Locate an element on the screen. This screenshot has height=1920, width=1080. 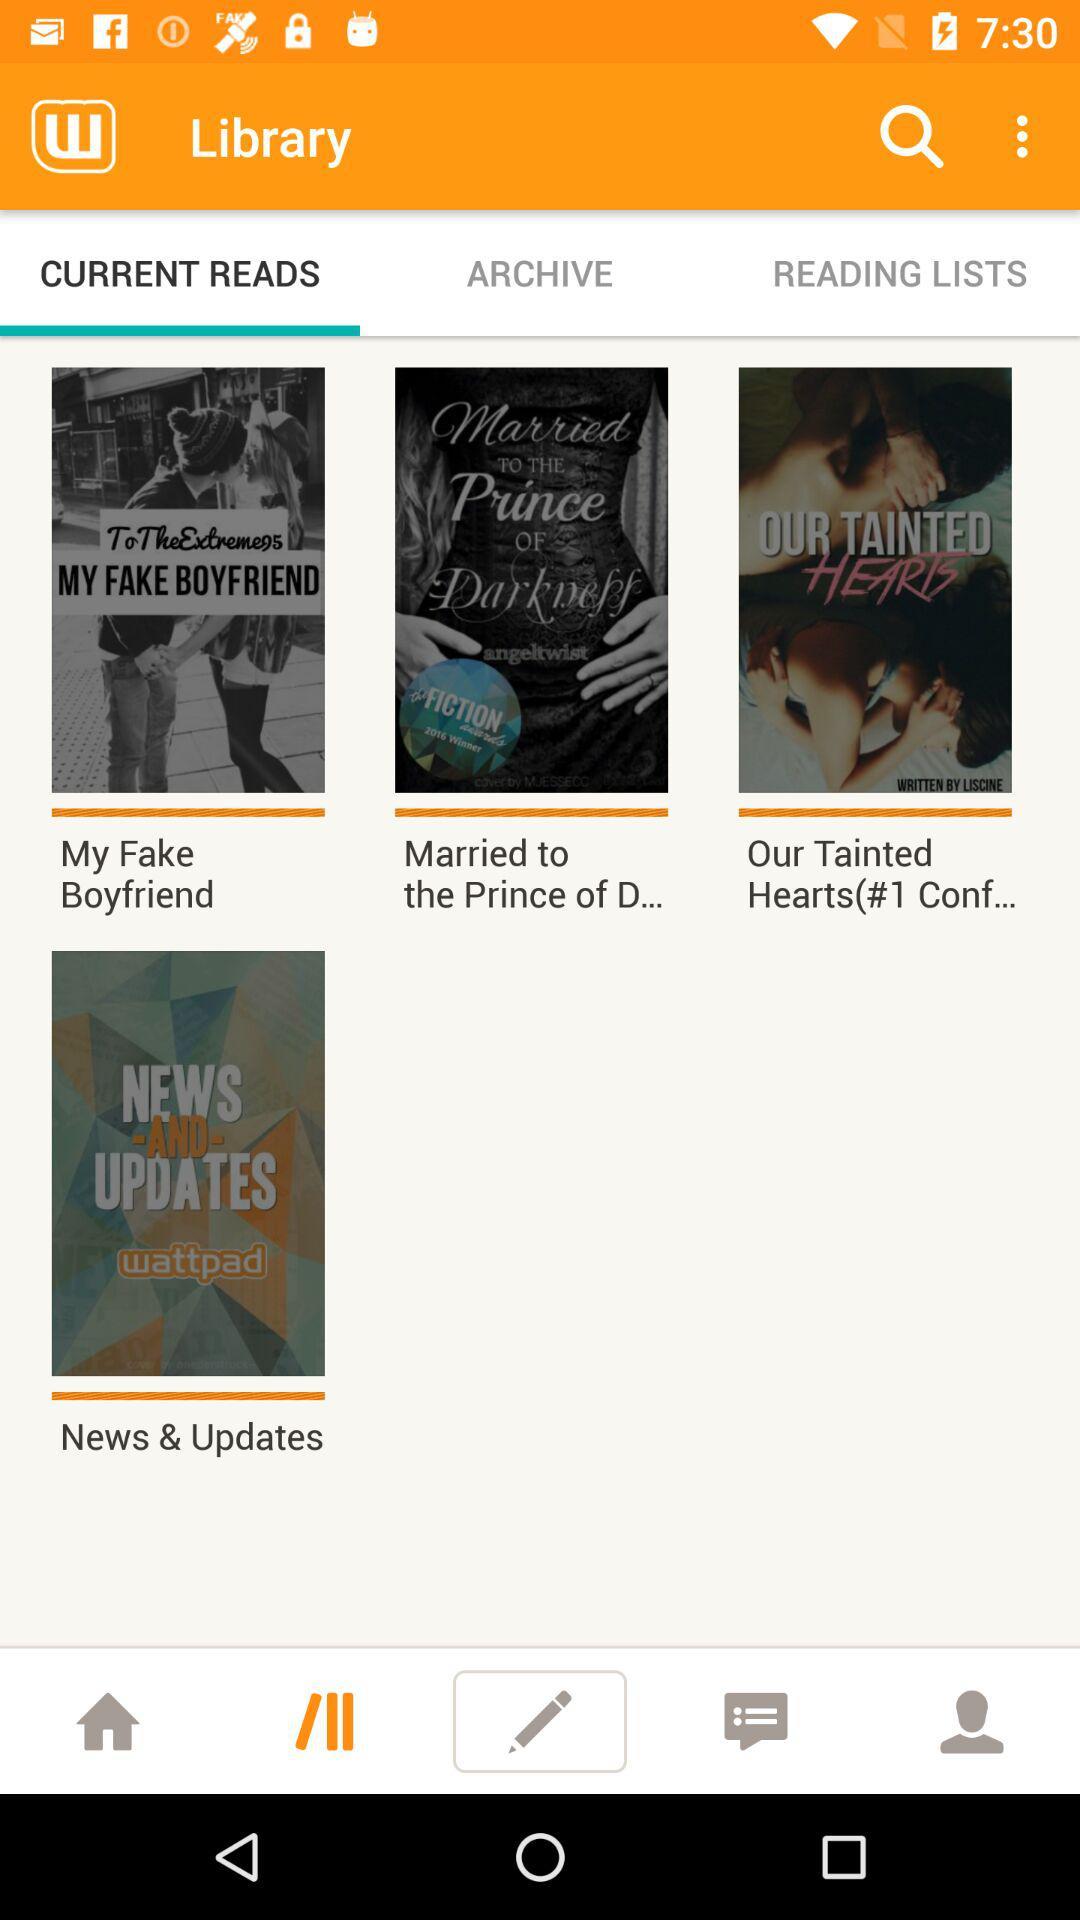
the icon to the left of archive is located at coordinates (180, 272).